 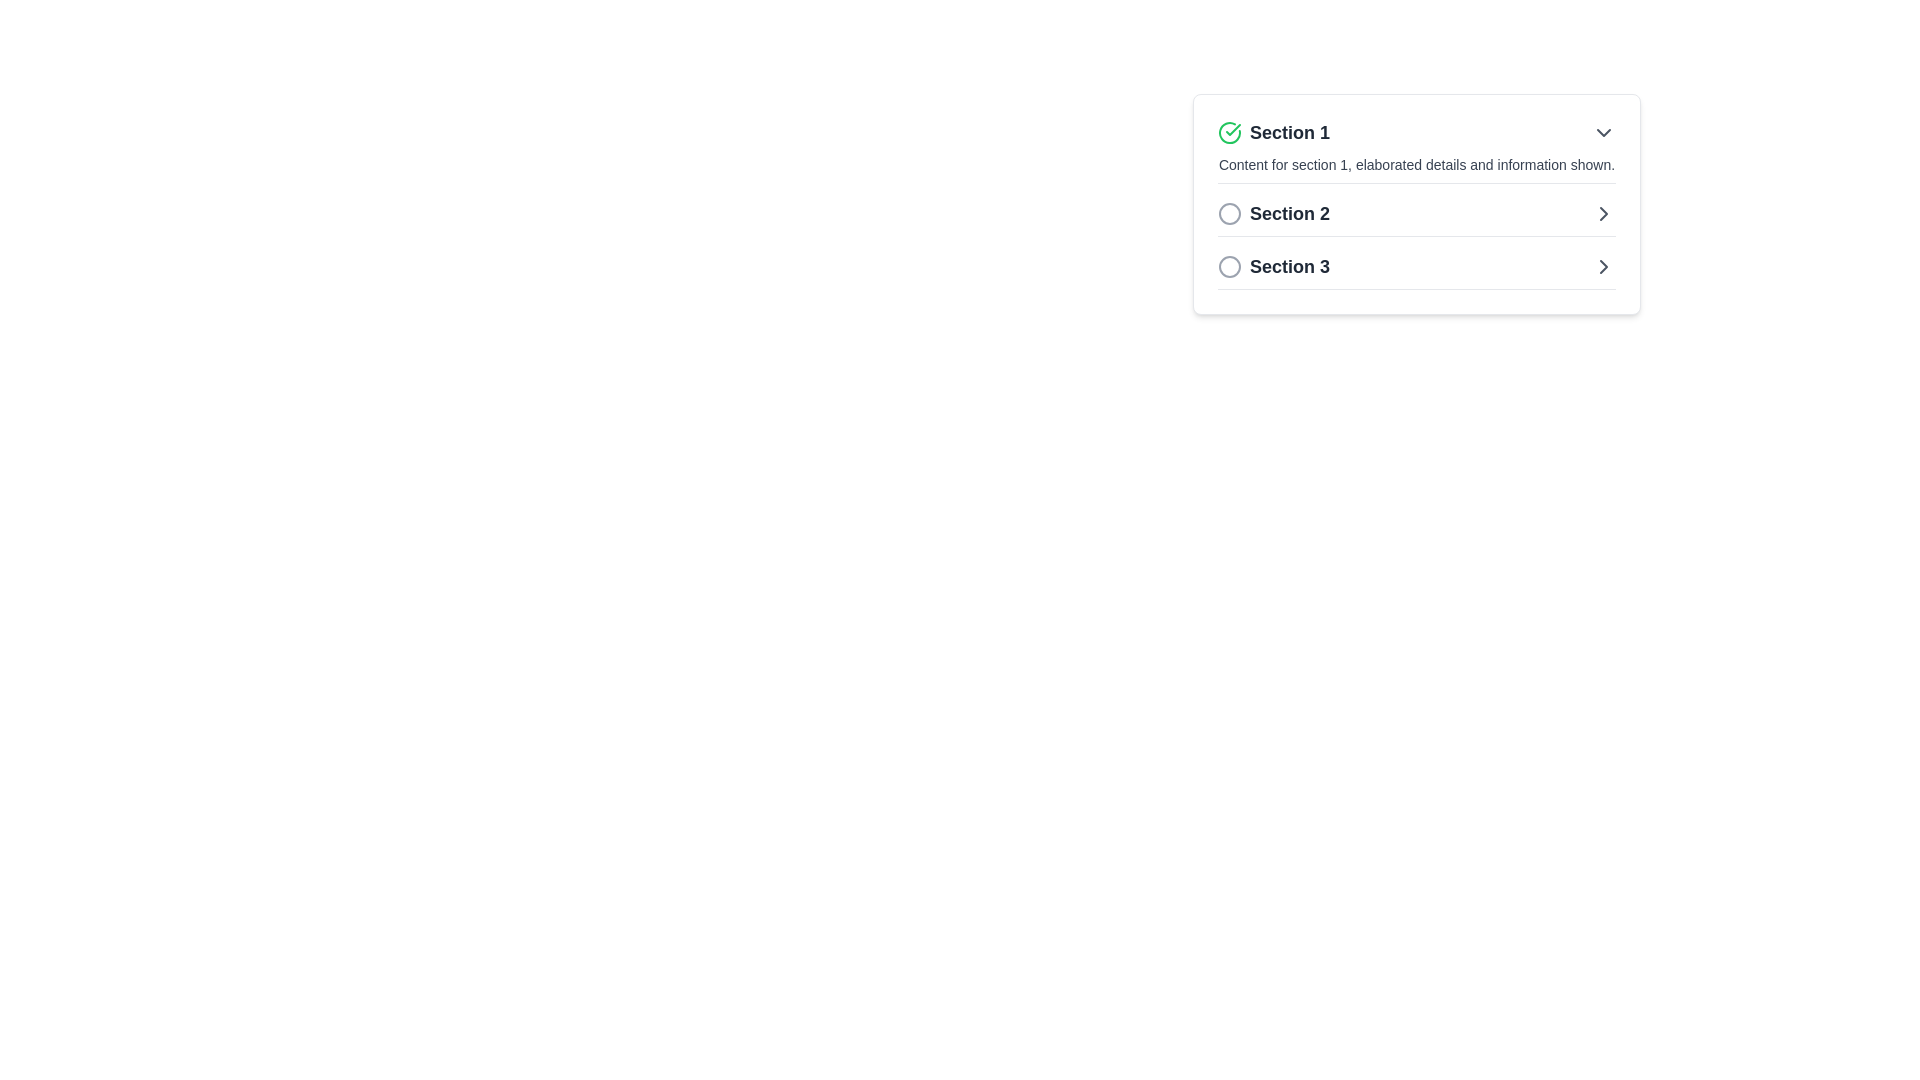 What do you see at coordinates (1228, 213) in the screenshot?
I see `the circular indicator button for 'Section 2'` at bounding box center [1228, 213].